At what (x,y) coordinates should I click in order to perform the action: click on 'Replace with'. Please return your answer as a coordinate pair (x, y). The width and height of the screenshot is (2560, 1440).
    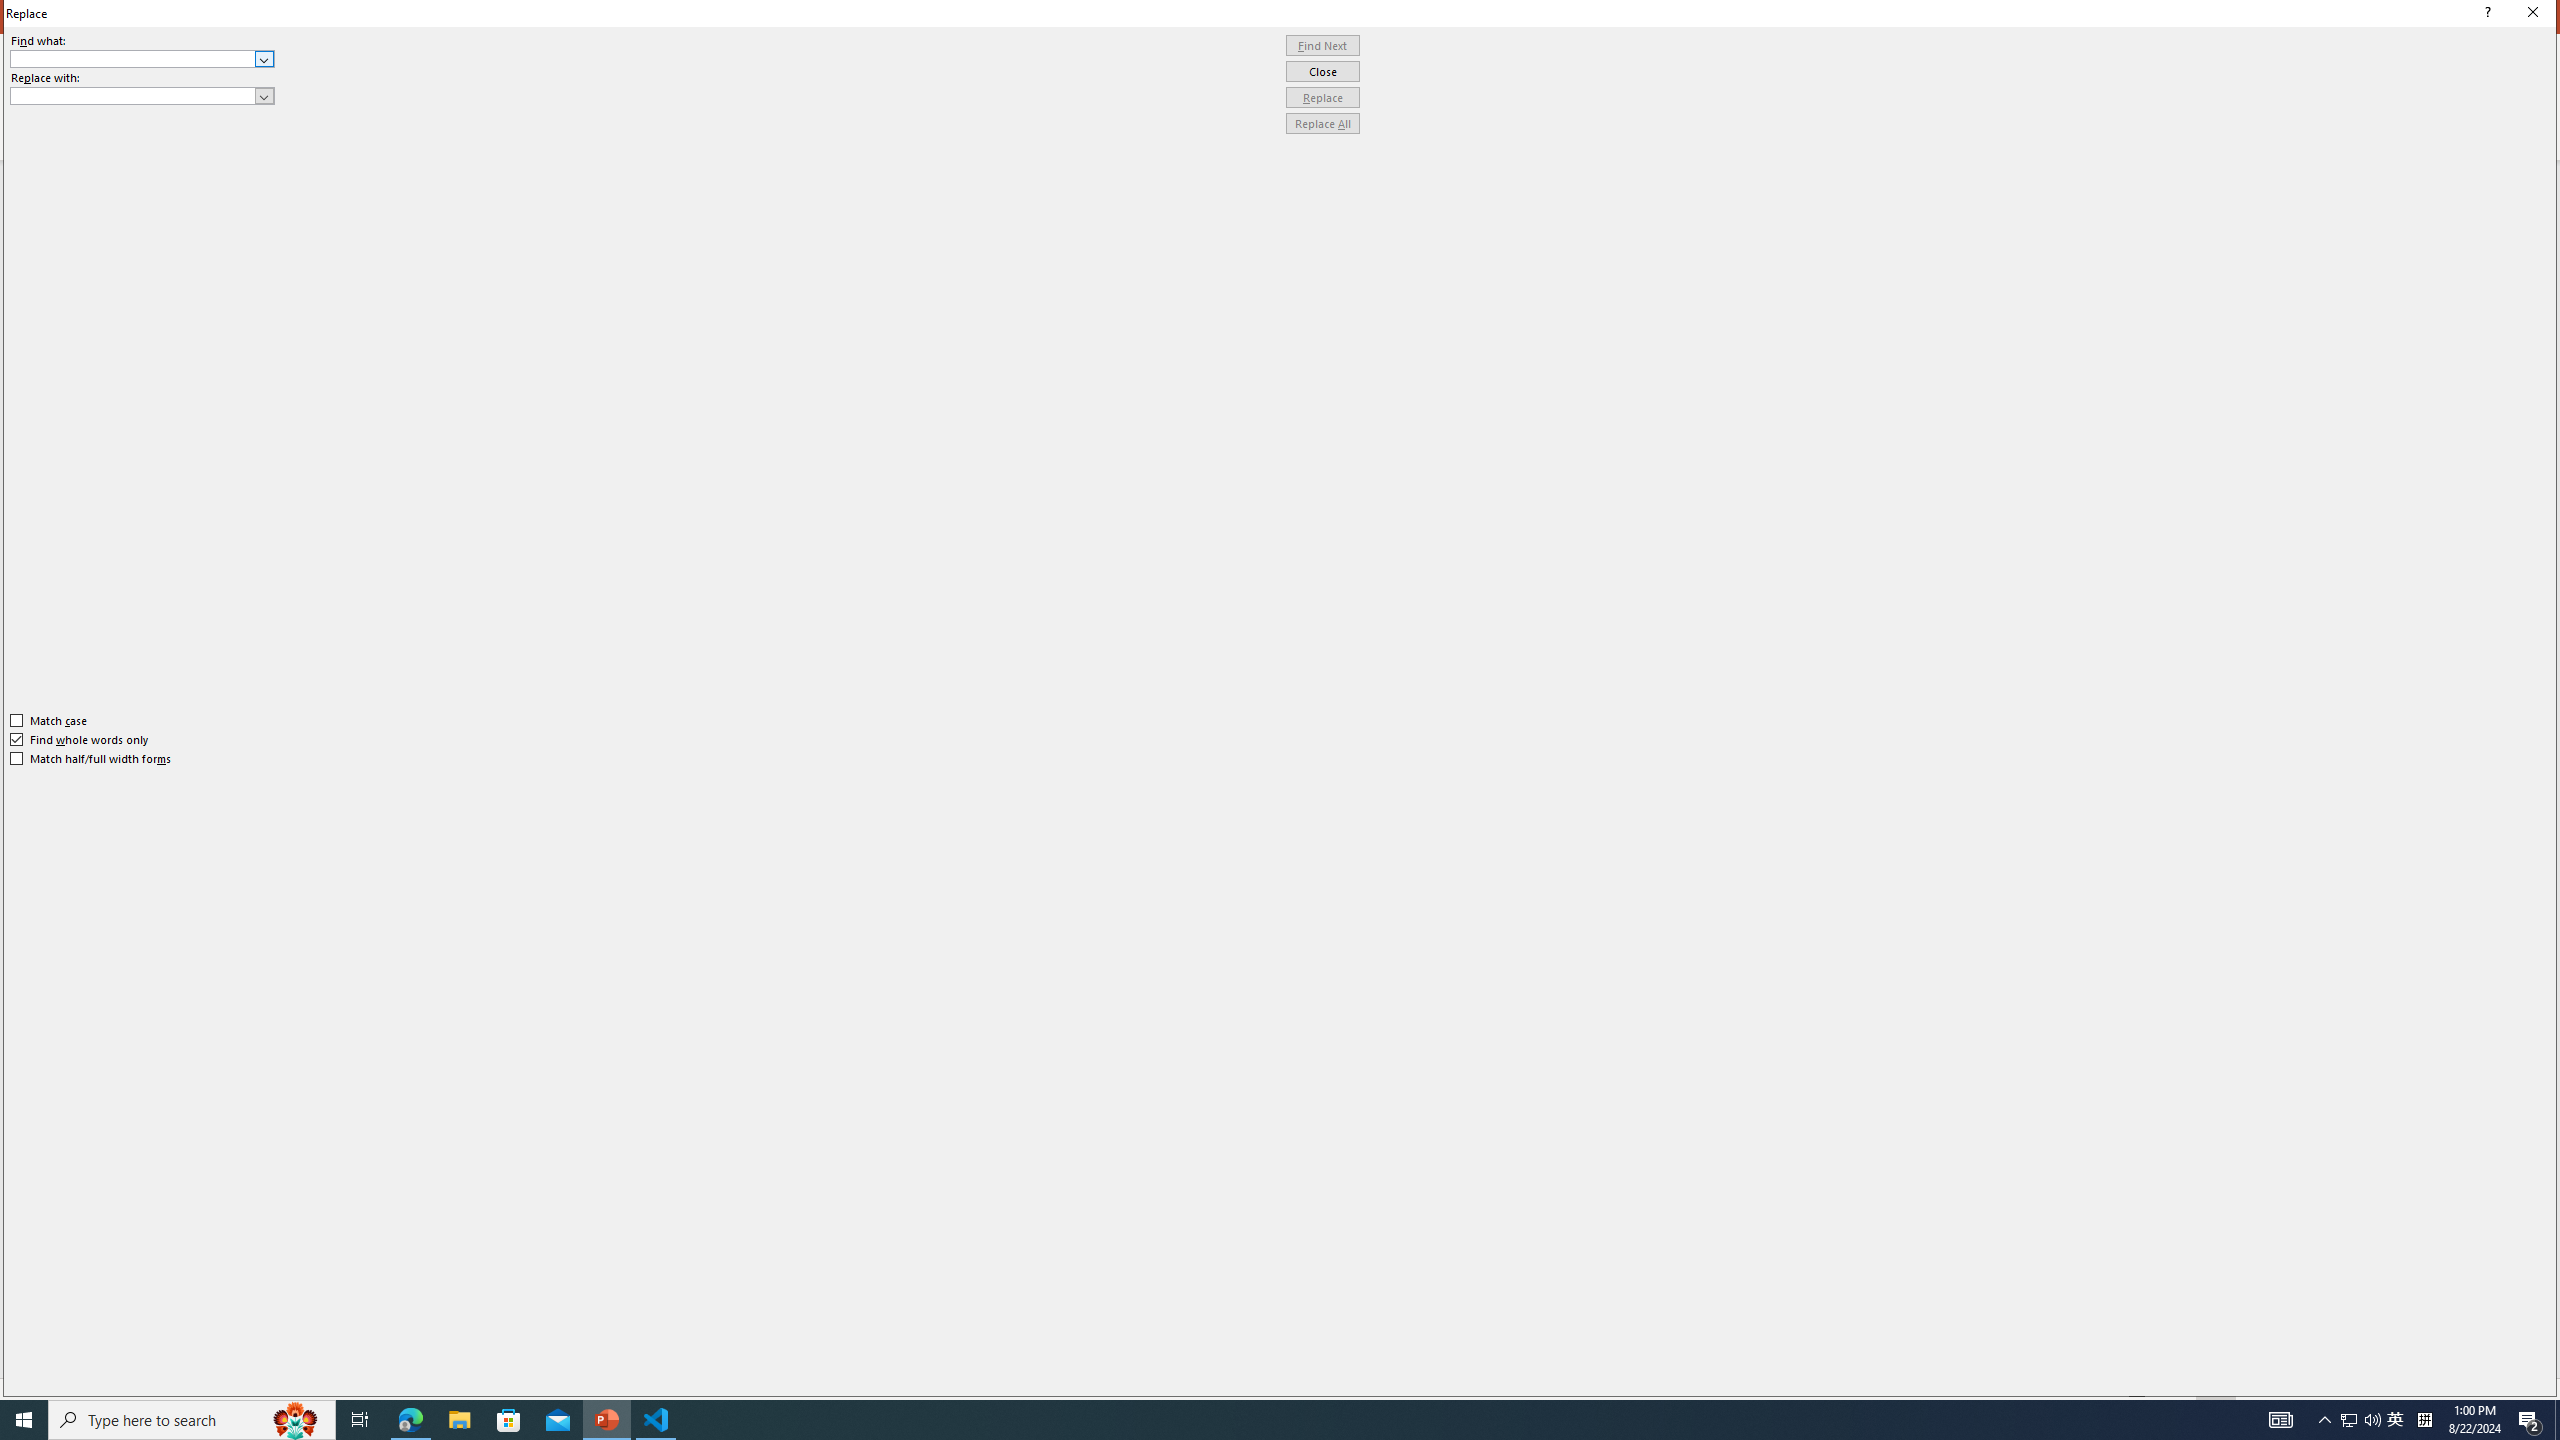
    Looking at the image, I should click on (142, 95).